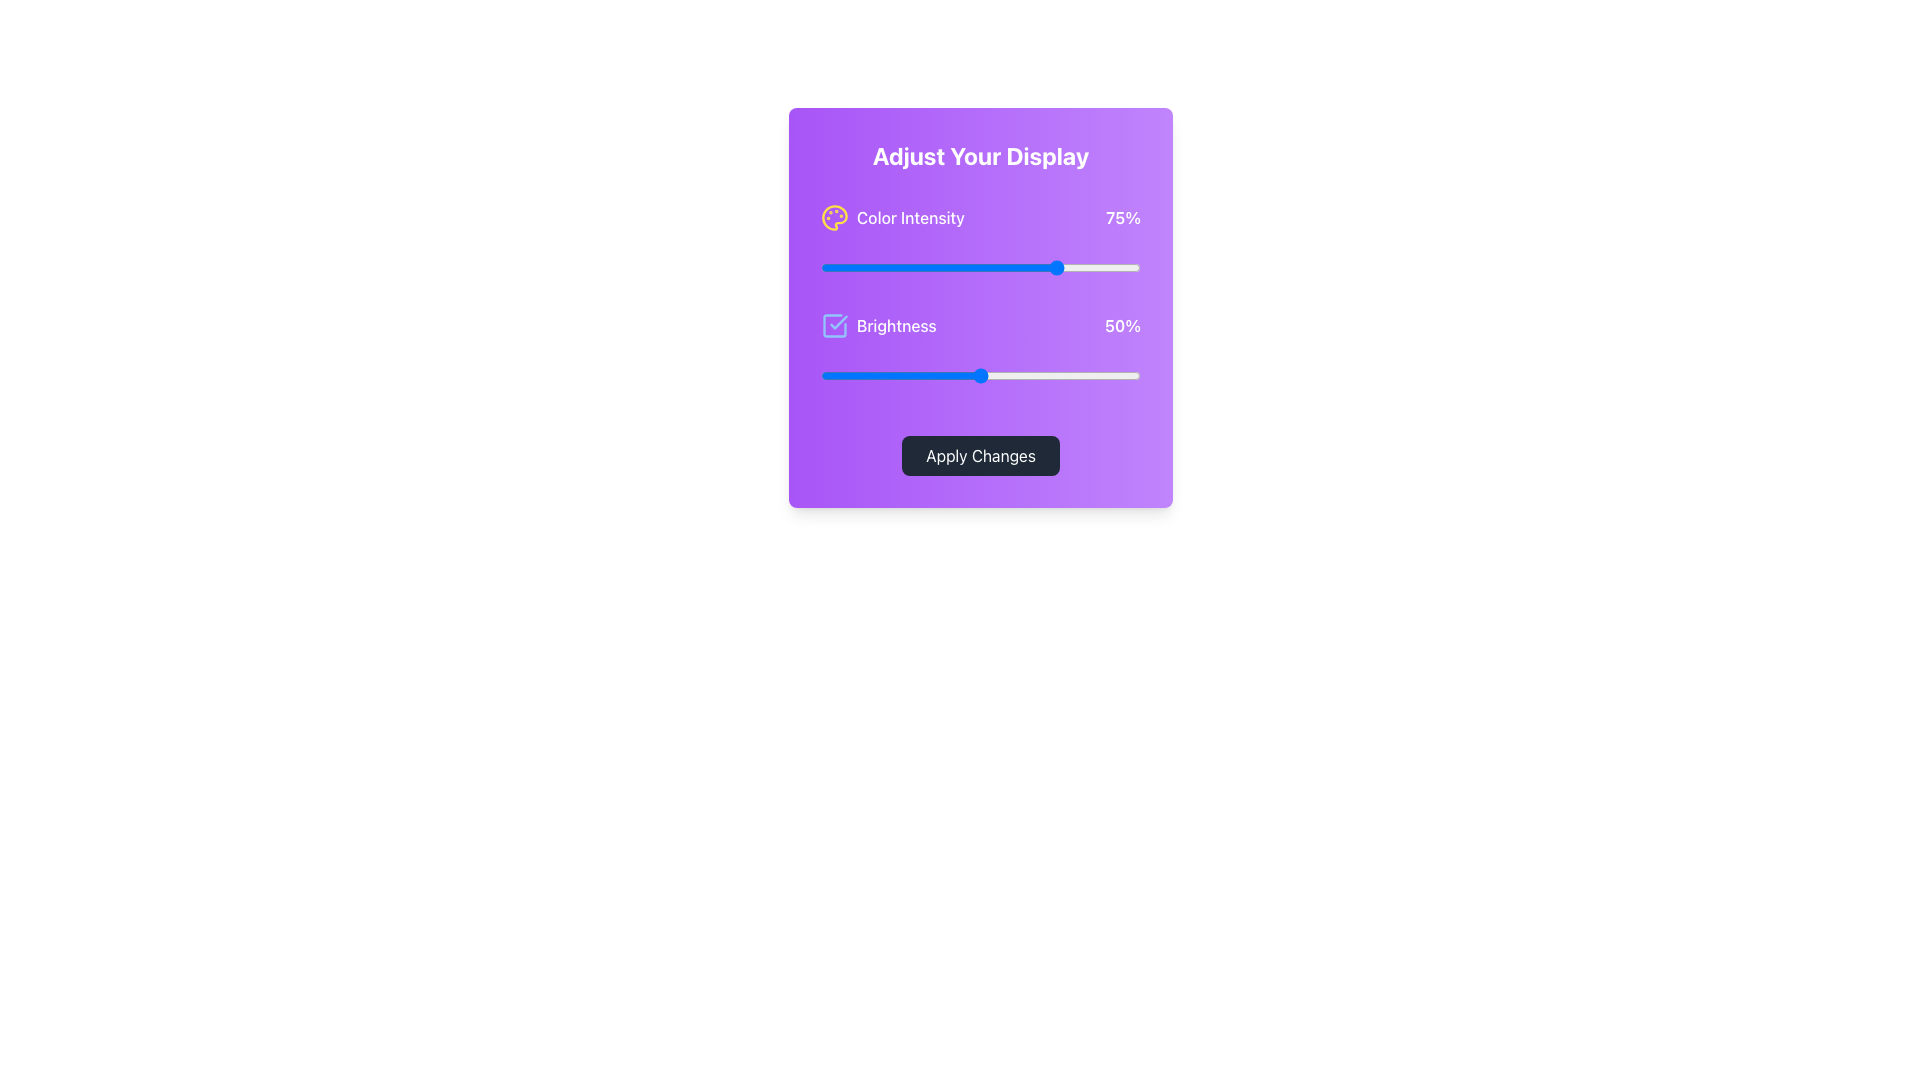 Image resolution: width=1920 pixels, height=1080 pixels. What do you see at coordinates (980, 154) in the screenshot?
I see `the title text element located at the top-center of the dialog box` at bounding box center [980, 154].